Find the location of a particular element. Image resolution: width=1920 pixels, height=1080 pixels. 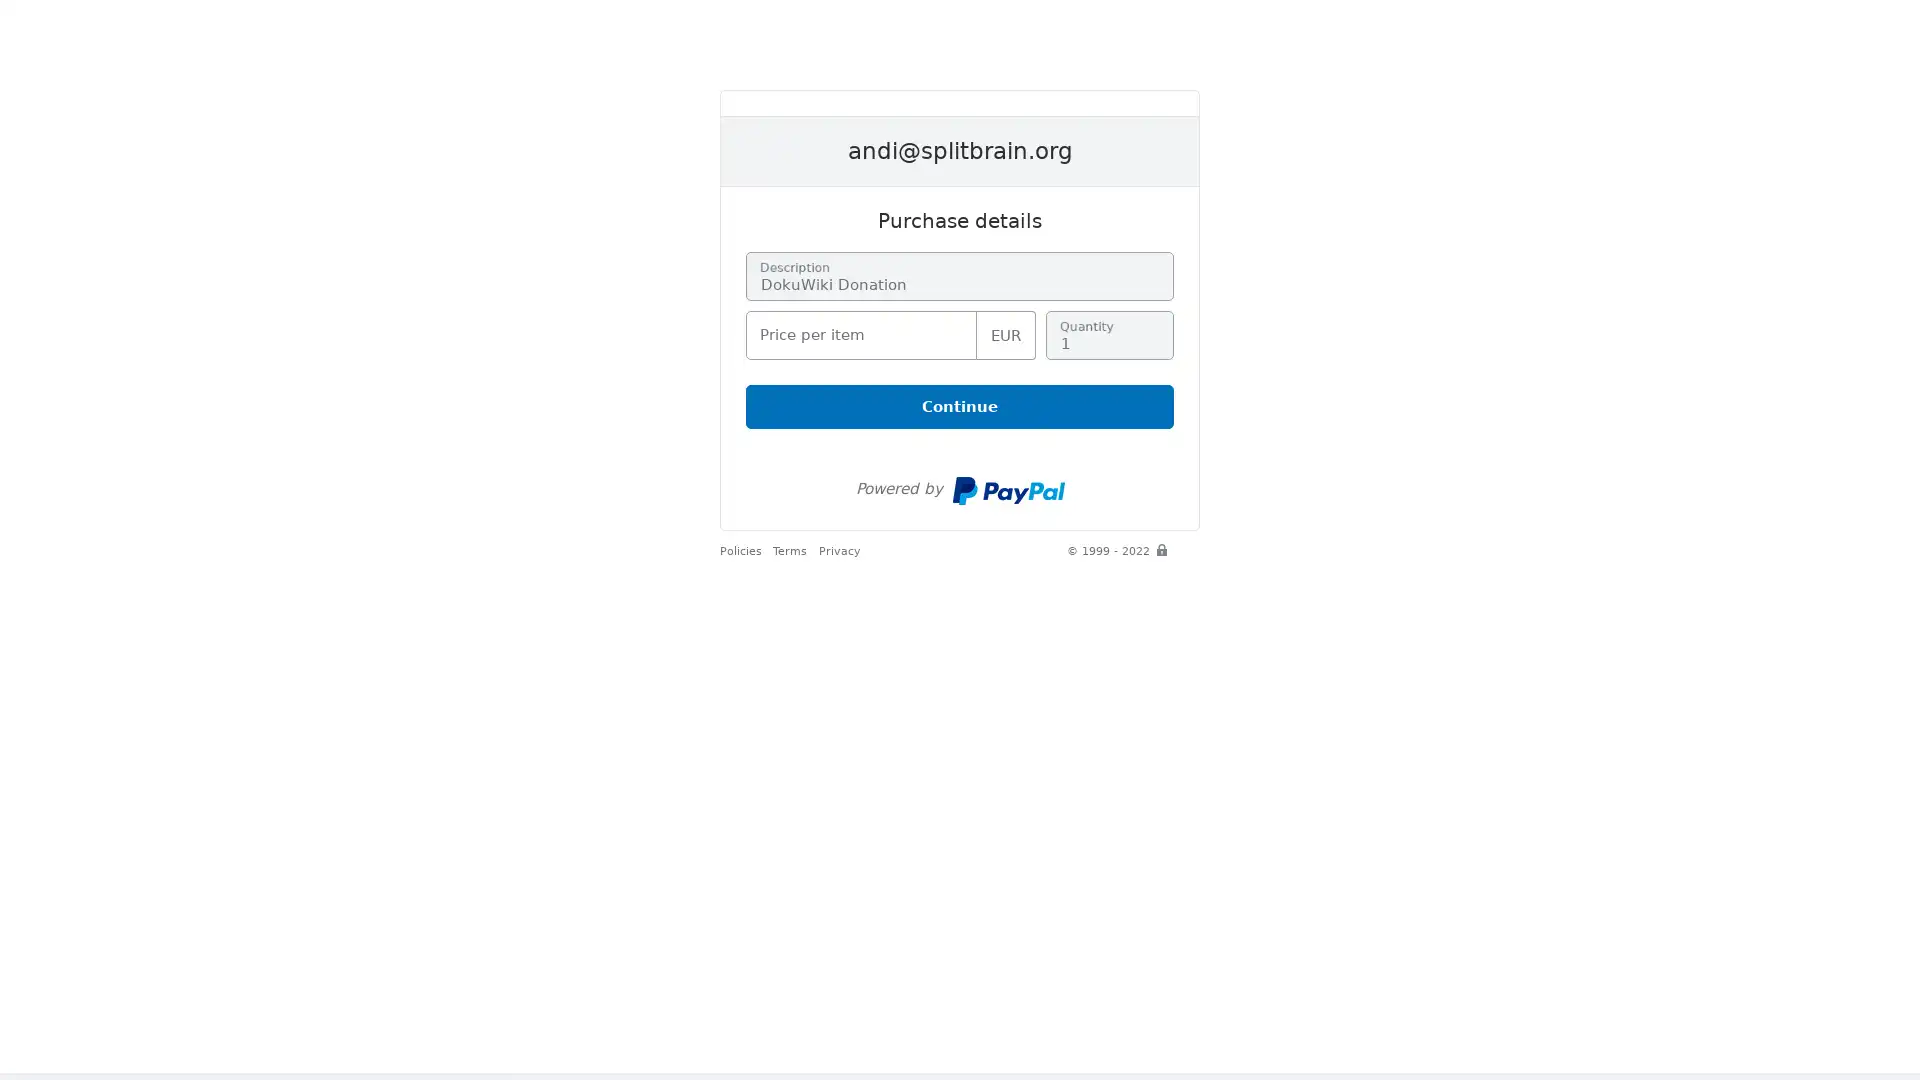

Continue is located at coordinates (960, 406).